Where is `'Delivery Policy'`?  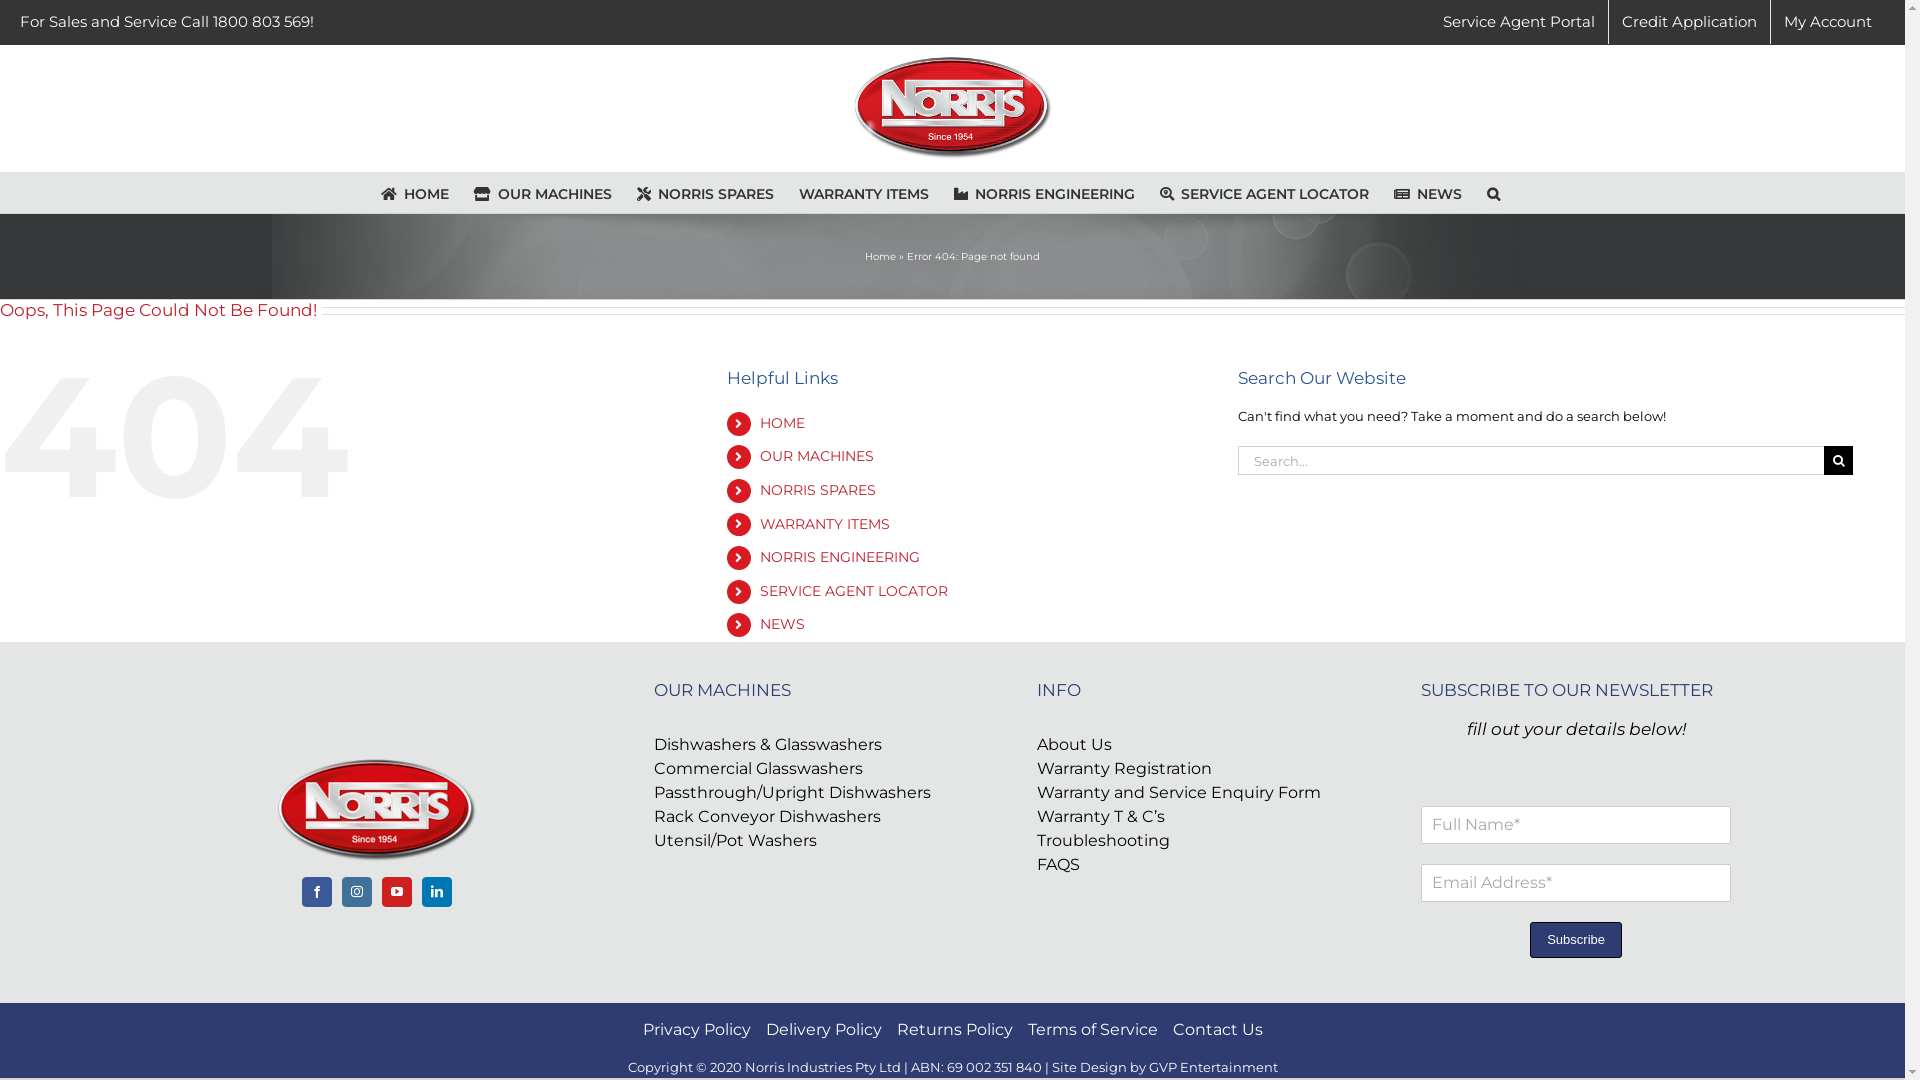
'Delivery Policy' is located at coordinates (824, 1029).